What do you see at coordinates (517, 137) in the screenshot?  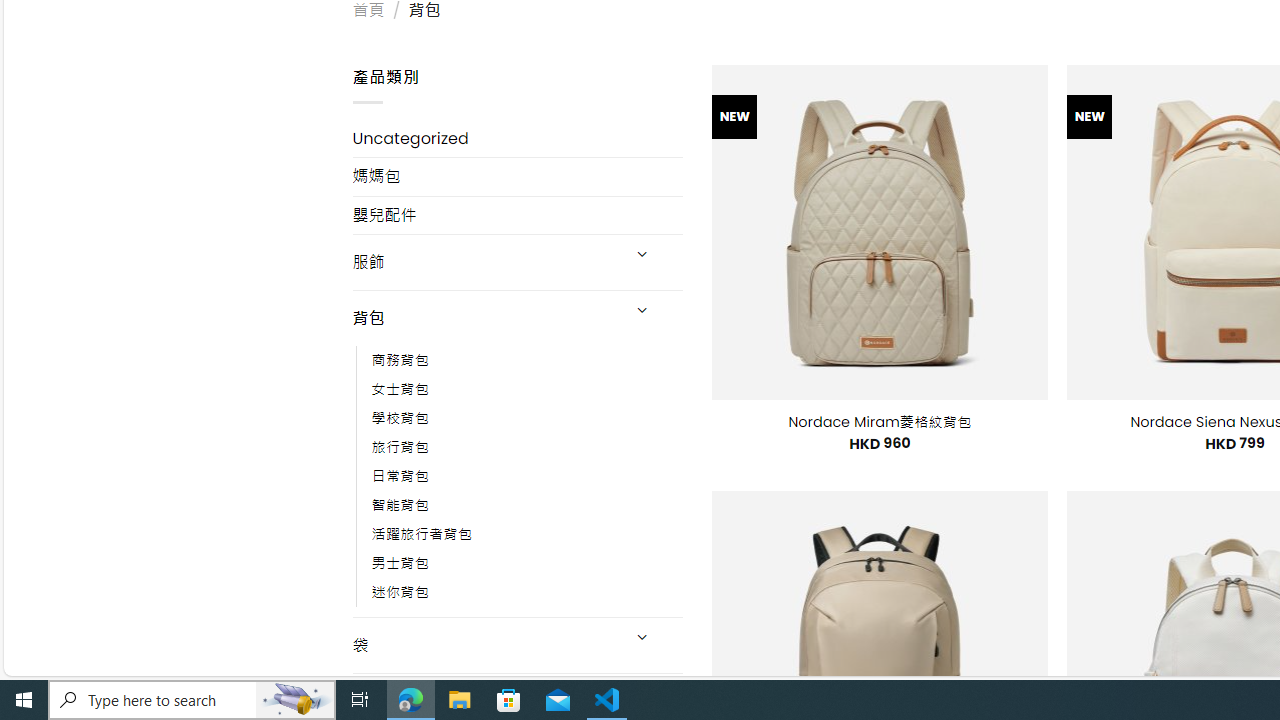 I see `'Uncategorized'` at bounding box center [517, 137].